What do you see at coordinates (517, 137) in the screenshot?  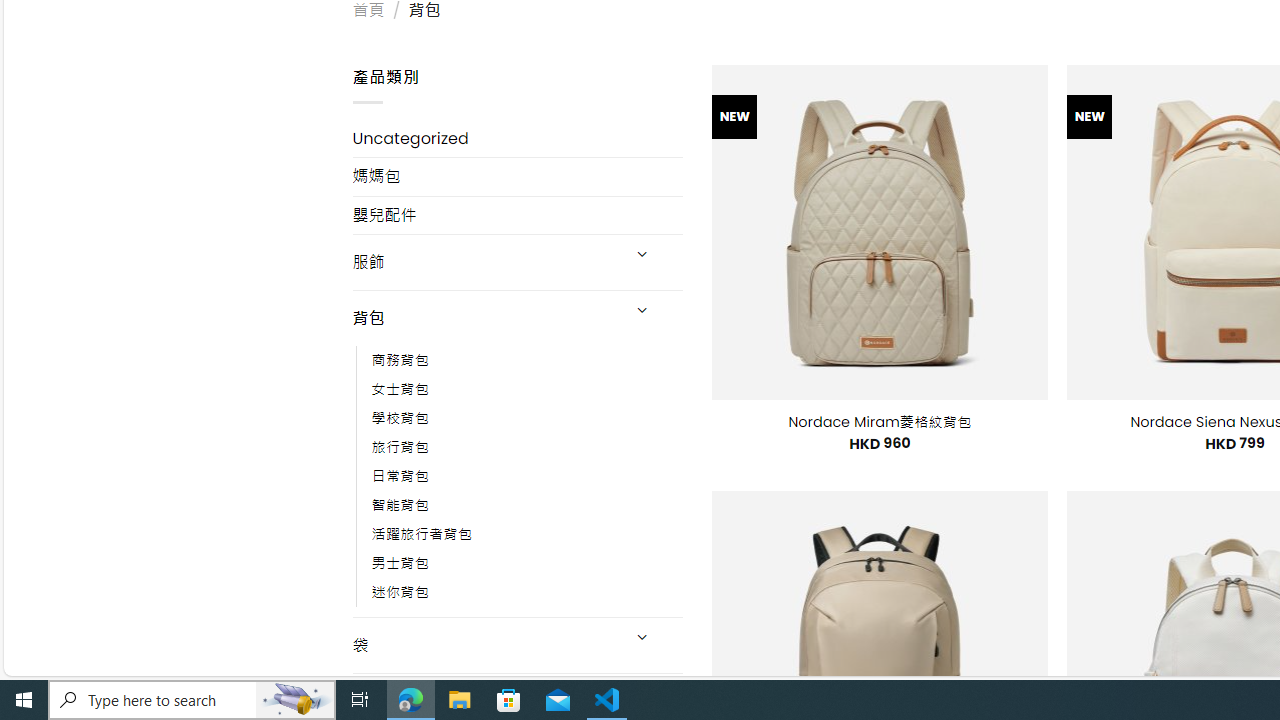 I see `'Uncategorized'` at bounding box center [517, 137].